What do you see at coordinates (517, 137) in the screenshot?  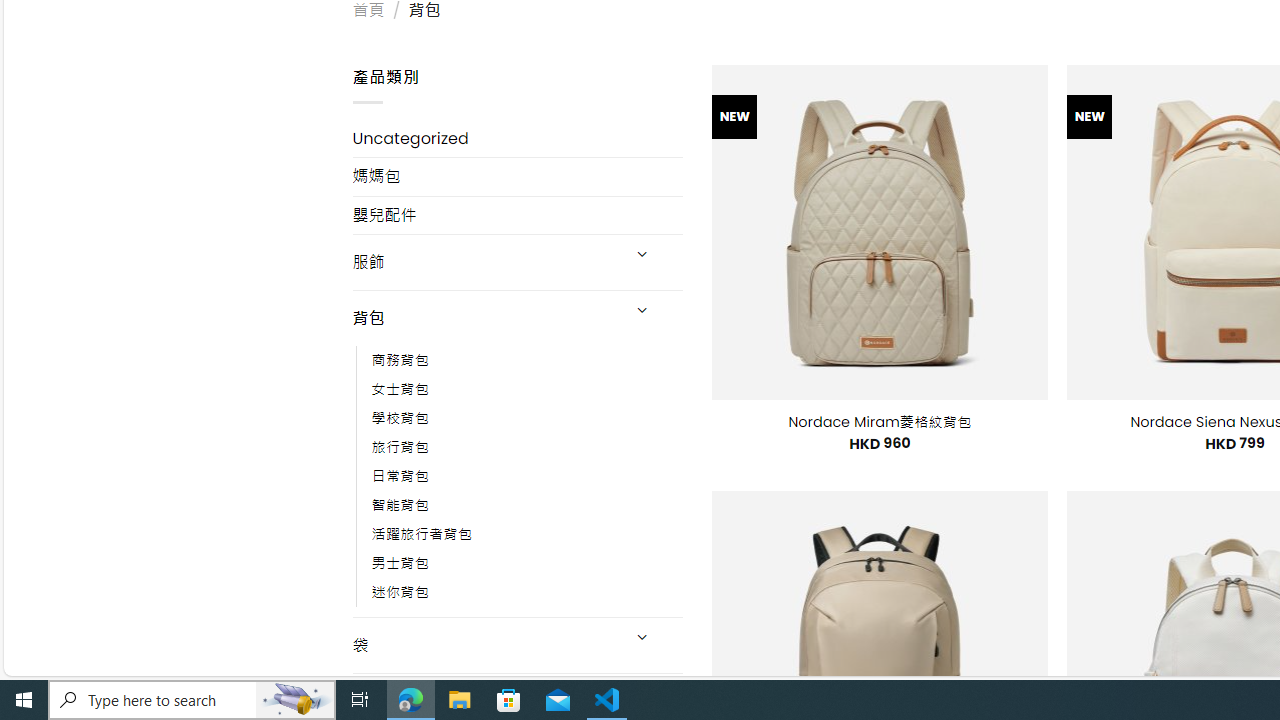 I see `'Uncategorized'` at bounding box center [517, 137].